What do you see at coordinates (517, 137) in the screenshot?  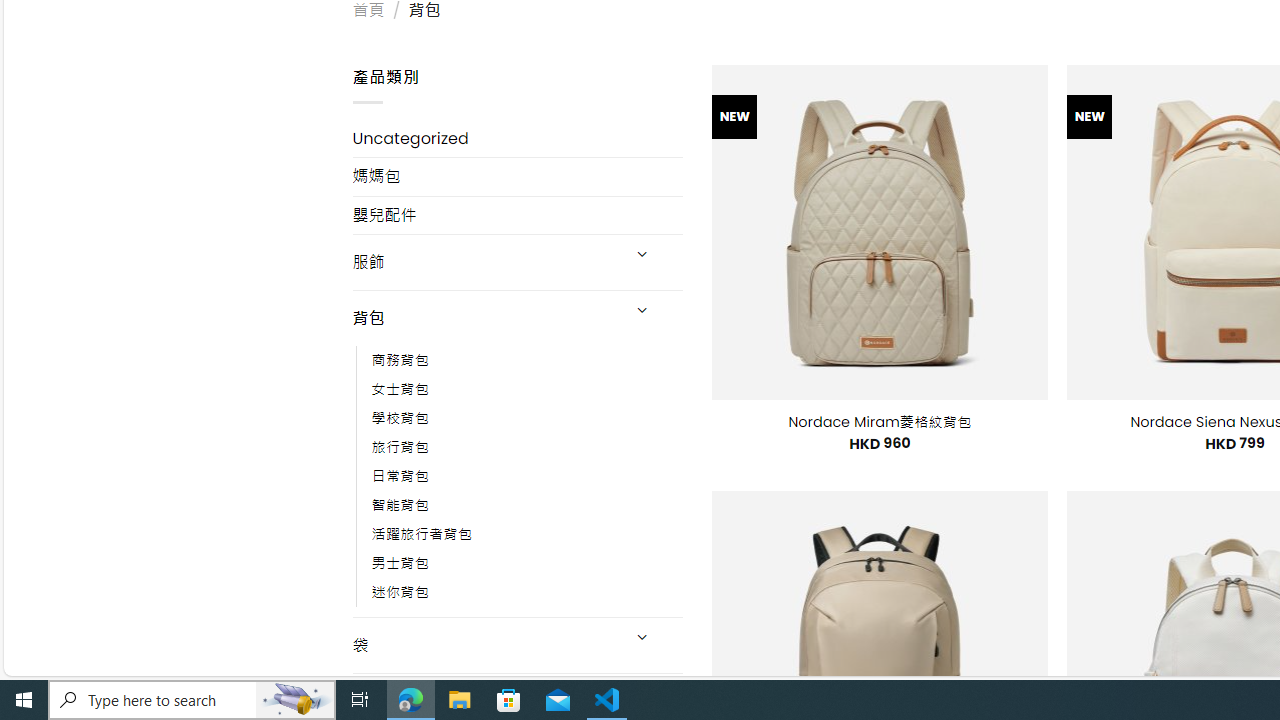 I see `'Uncategorized'` at bounding box center [517, 137].